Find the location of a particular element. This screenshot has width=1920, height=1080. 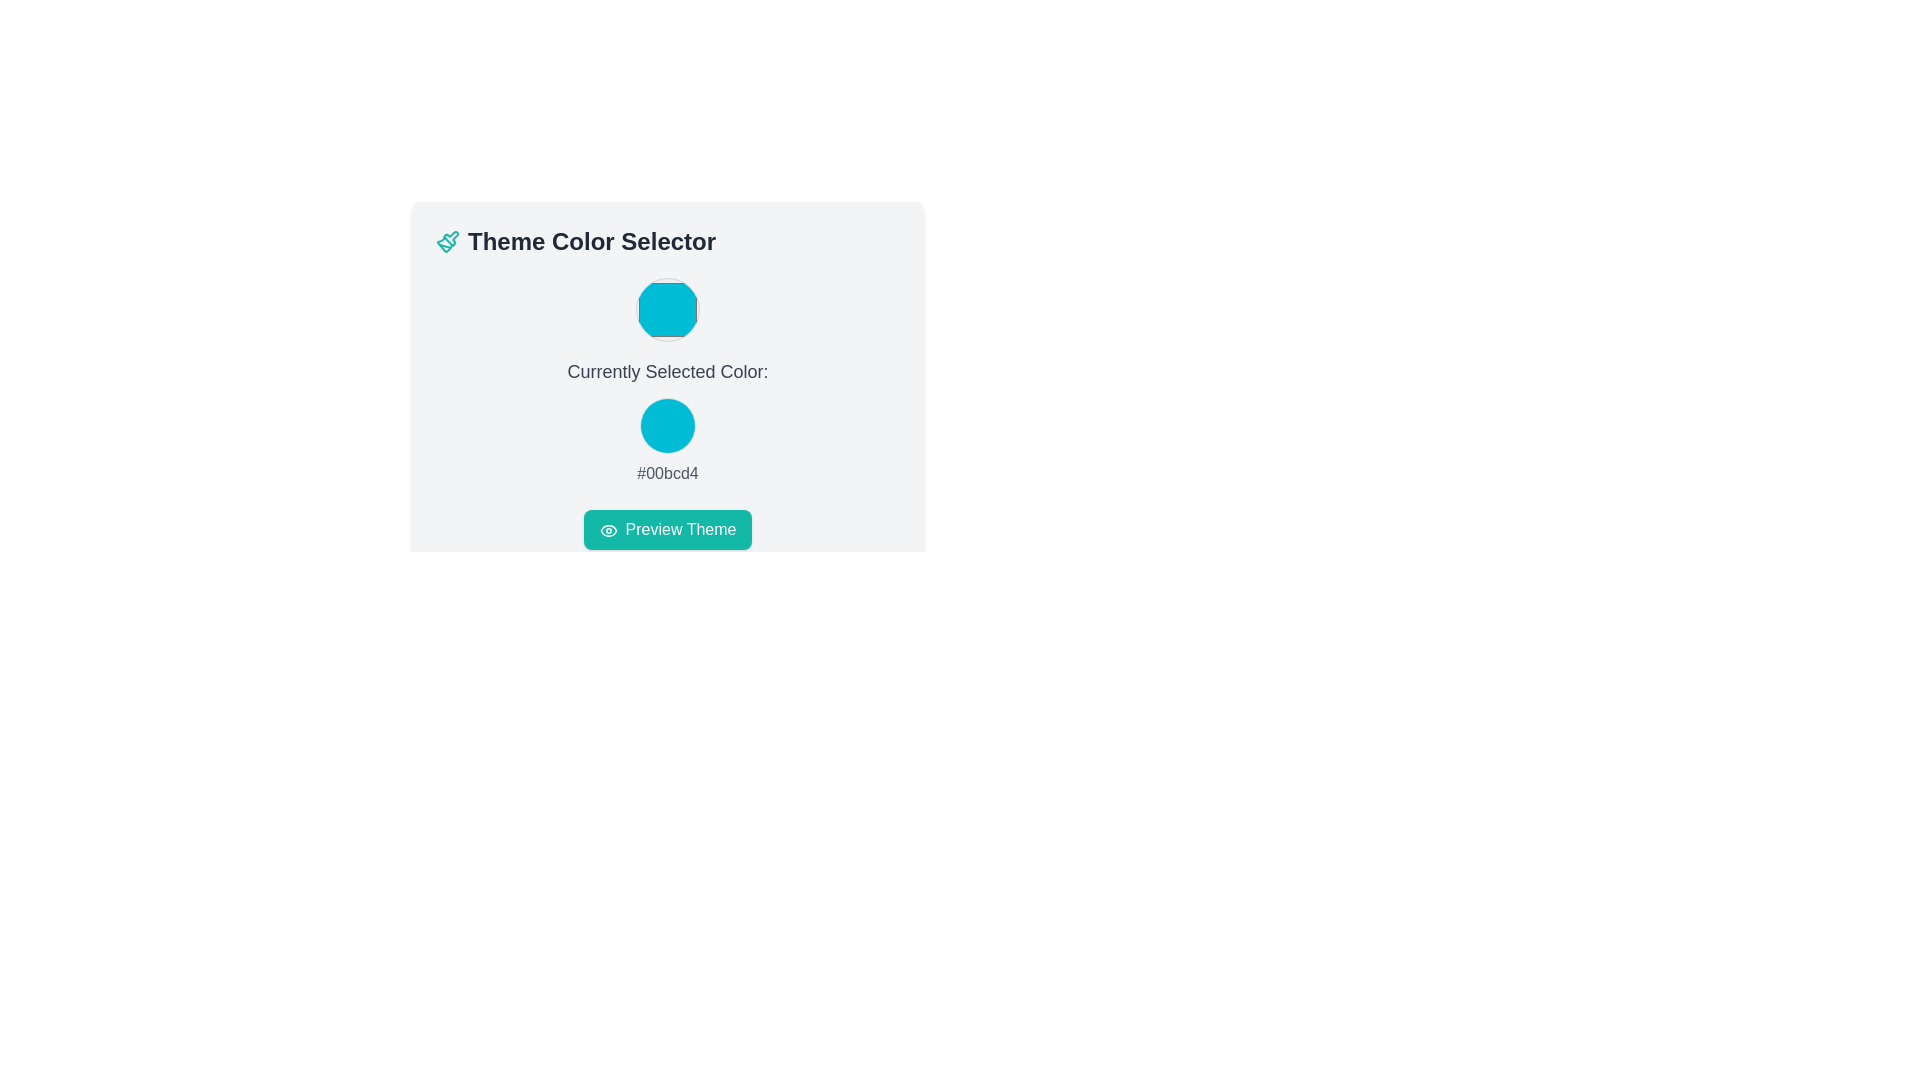

the read-only display text that shows the currently selected color's hexadecimal code, which is positioned below the color swatch and above the 'Preview Theme' button is located at coordinates (667, 474).